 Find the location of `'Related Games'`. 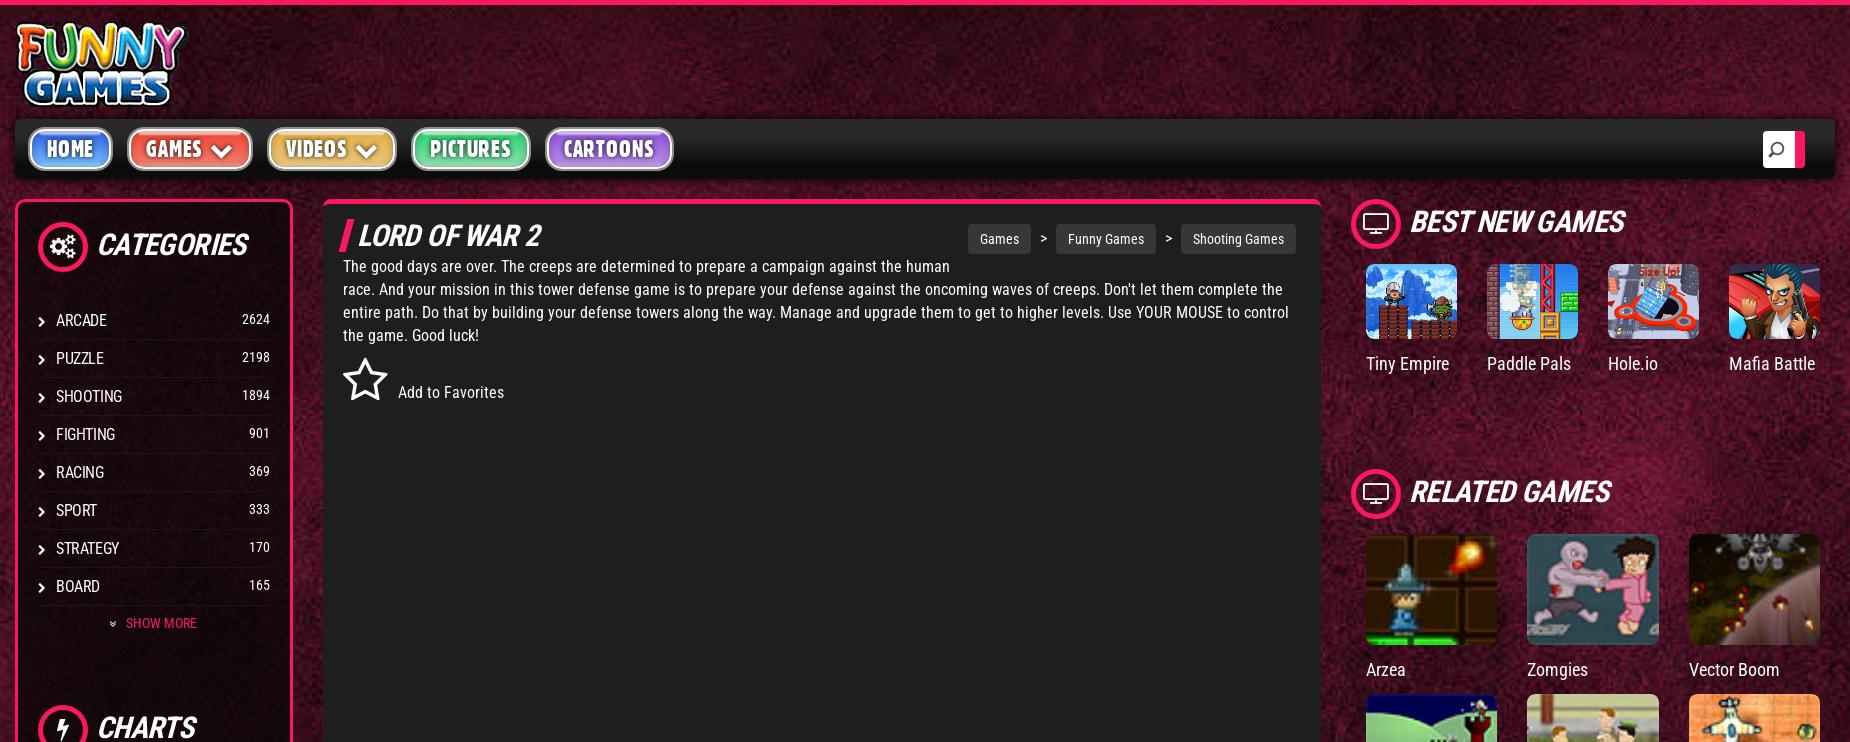

'Related Games' is located at coordinates (1511, 489).